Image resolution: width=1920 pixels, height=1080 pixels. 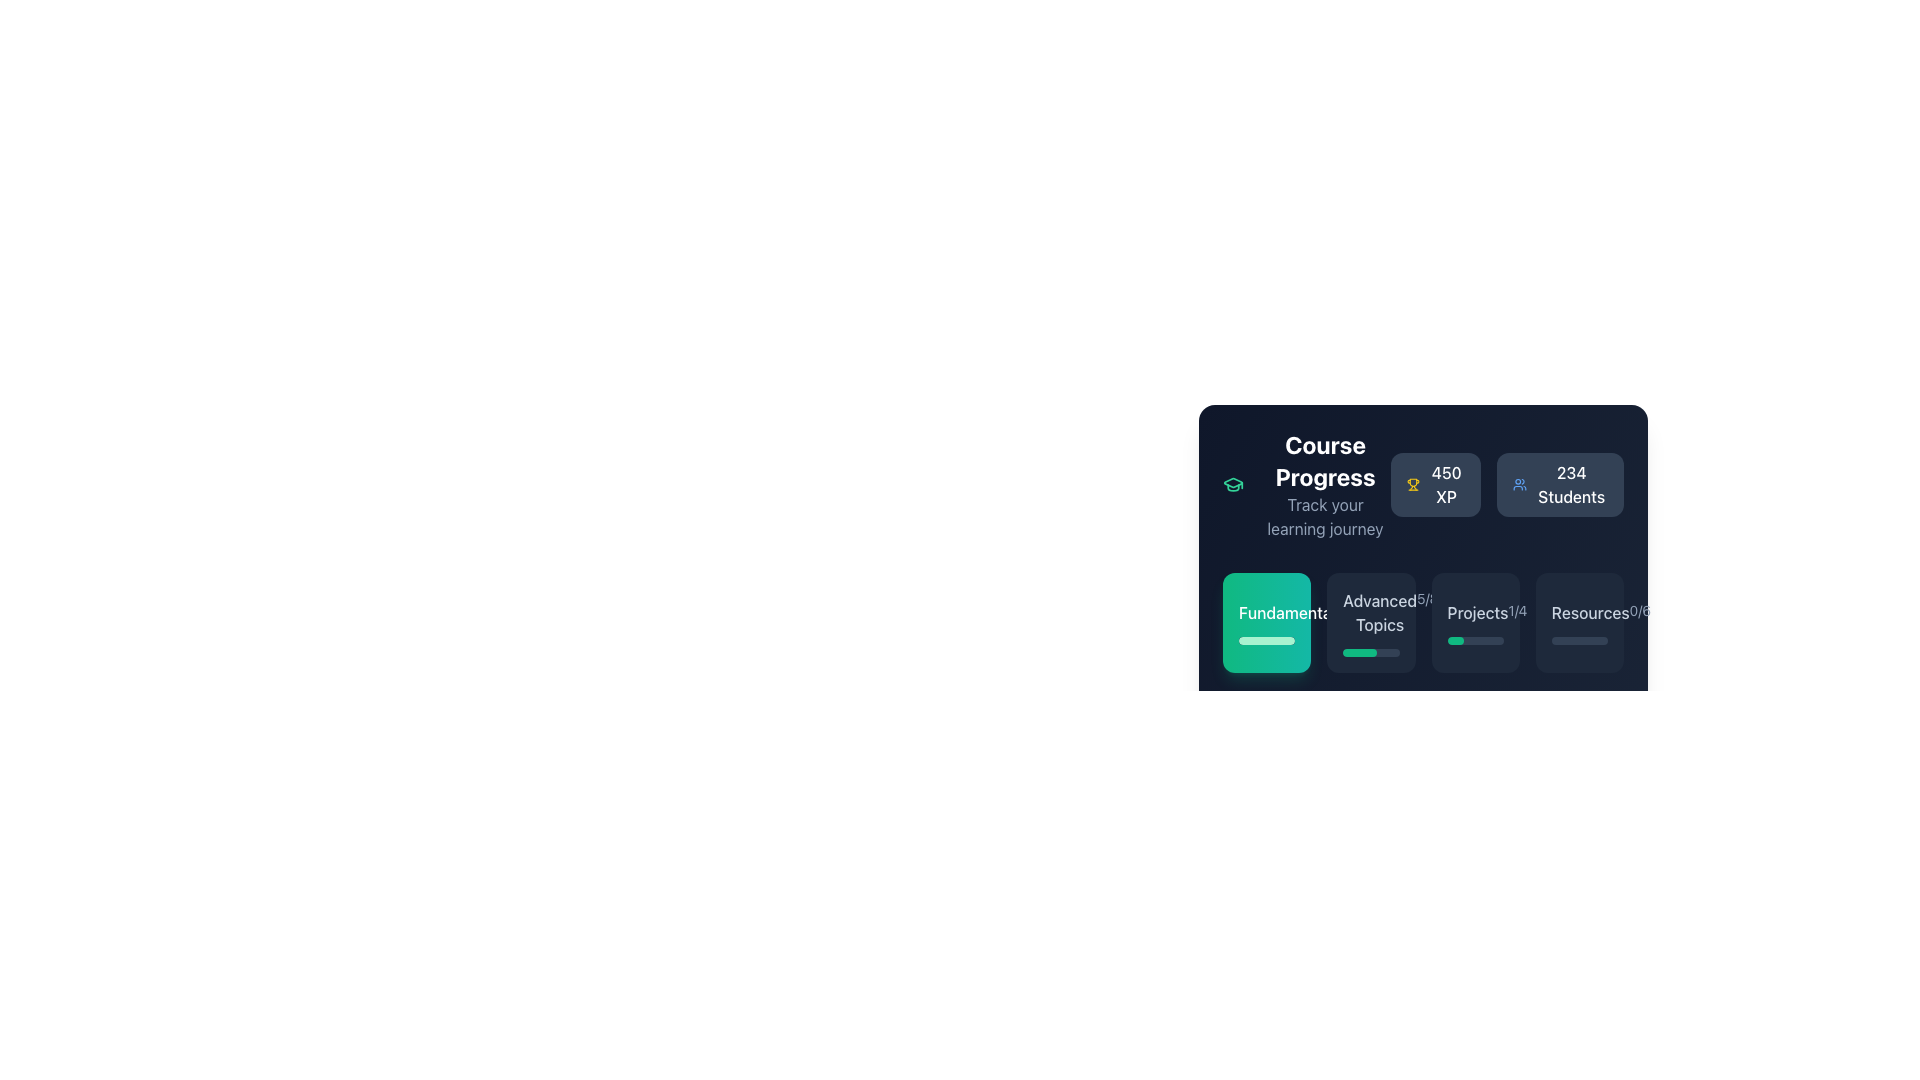 What do you see at coordinates (1507, 485) in the screenshot?
I see `the Information panel displaying '450 XP' and '234 Students' in the top-right part of the course progress card` at bounding box center [1507, 485].